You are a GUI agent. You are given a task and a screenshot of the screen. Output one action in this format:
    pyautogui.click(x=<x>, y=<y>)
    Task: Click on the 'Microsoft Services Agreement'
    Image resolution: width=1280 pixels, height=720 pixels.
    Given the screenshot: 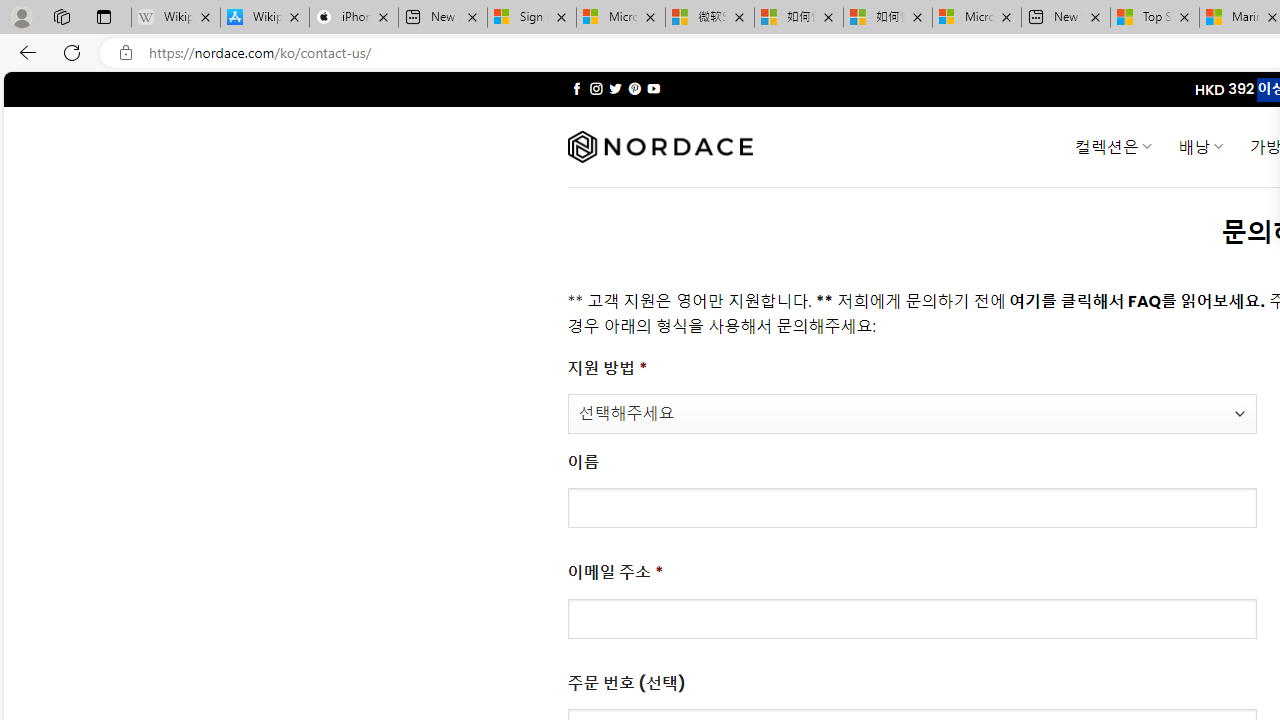 What is the action you would take?
    pyautogui.click(x=620, y=17)
    